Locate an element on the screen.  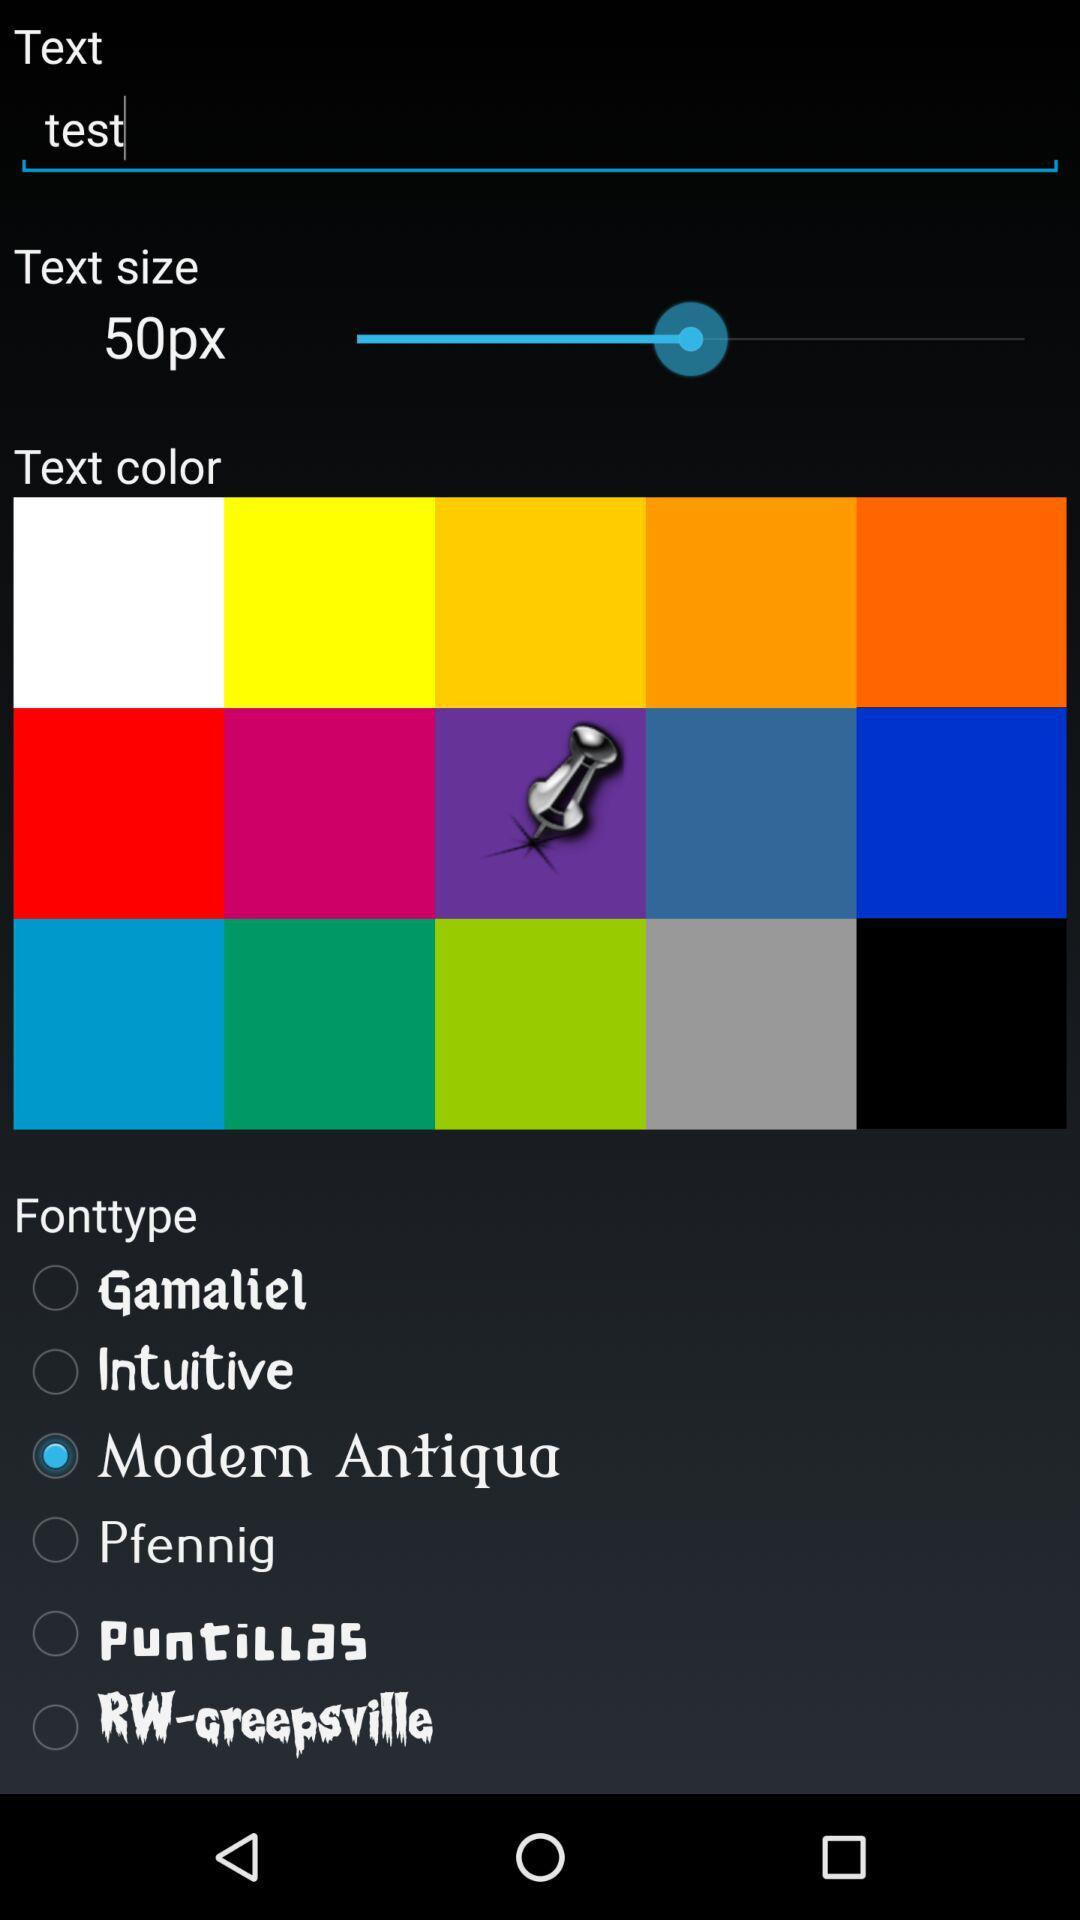
light green color is located at coordinates (328, 1024).